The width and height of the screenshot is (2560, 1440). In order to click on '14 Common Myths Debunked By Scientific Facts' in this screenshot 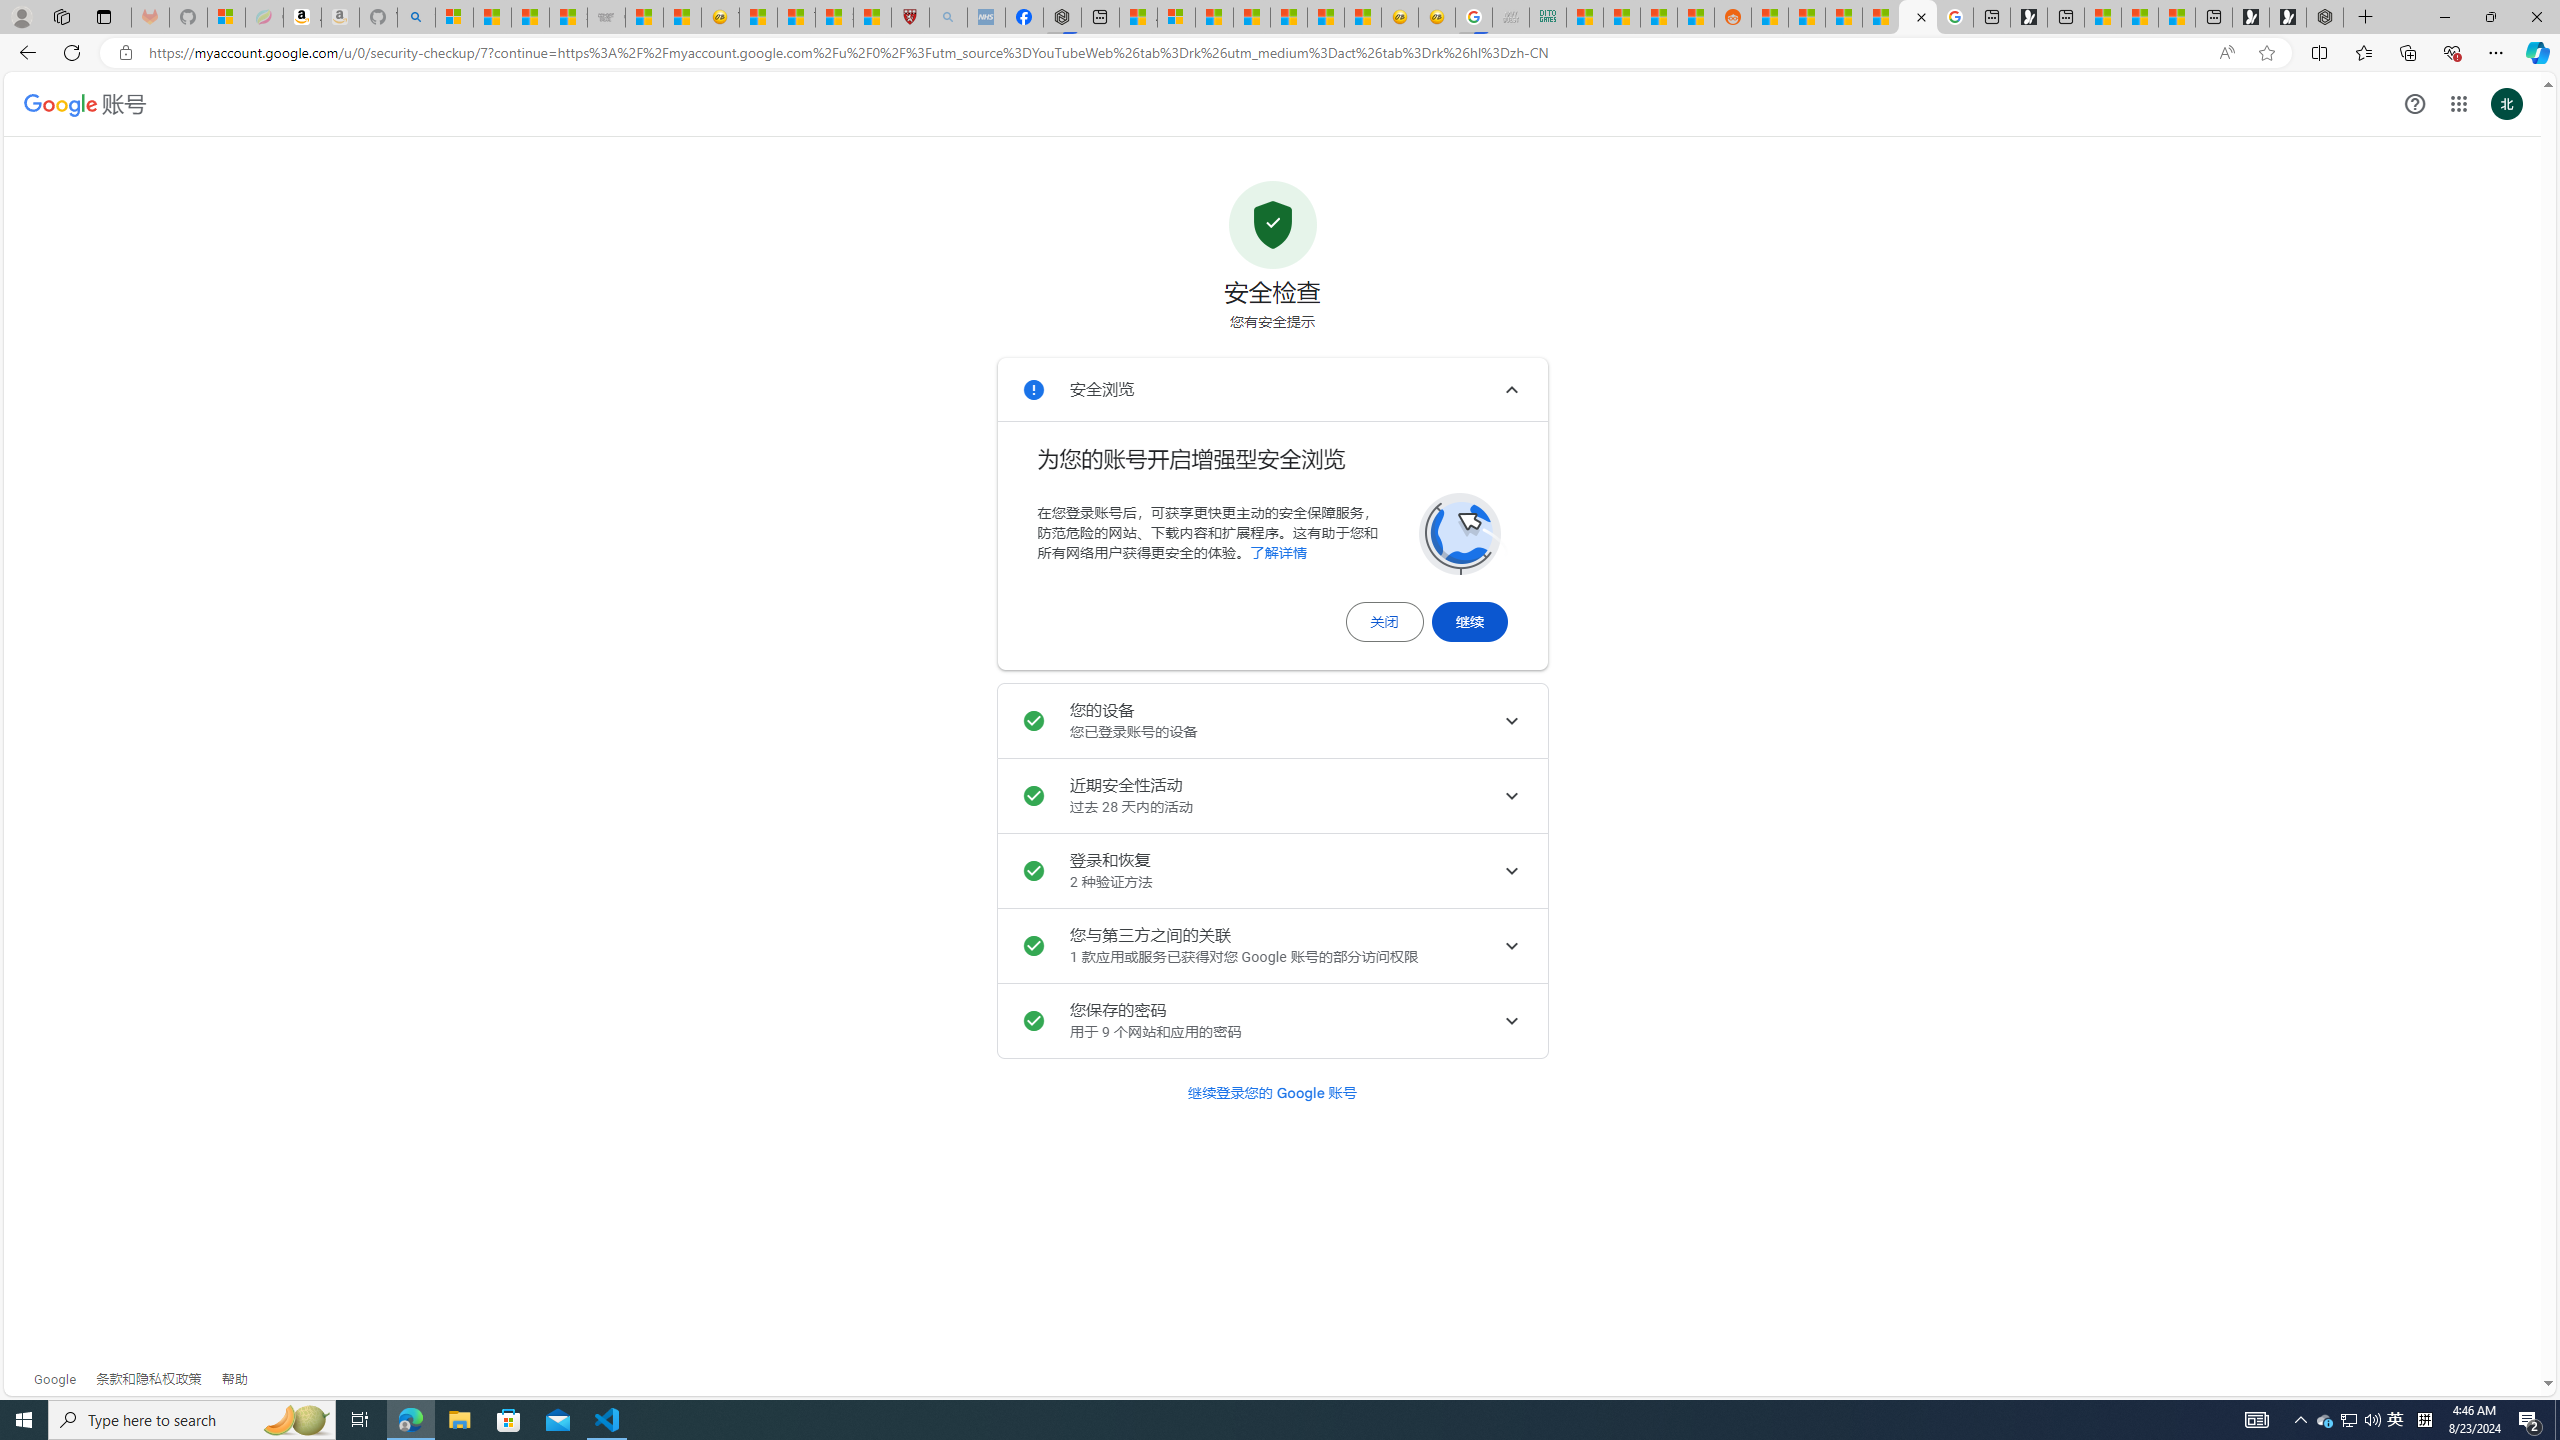, I will do `click(1252, 16)`.